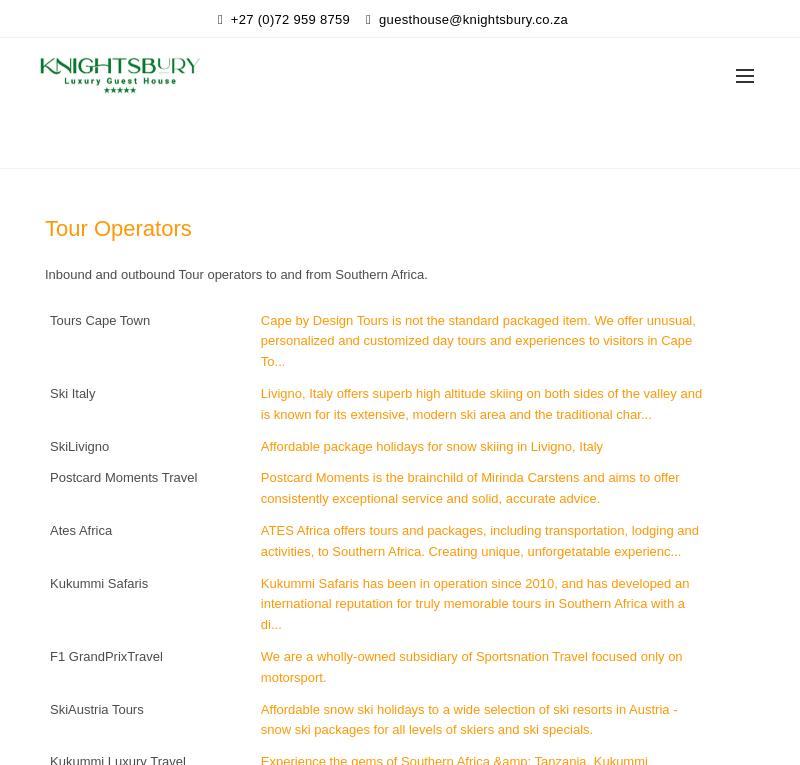 This screenshot has height=765, width=800. What do you see at coordinates (431, 444) in the screenshot?
I see `'Affordable package holidays for snow skiing in Livigno, Italy'` at bounding box center [431, 444].